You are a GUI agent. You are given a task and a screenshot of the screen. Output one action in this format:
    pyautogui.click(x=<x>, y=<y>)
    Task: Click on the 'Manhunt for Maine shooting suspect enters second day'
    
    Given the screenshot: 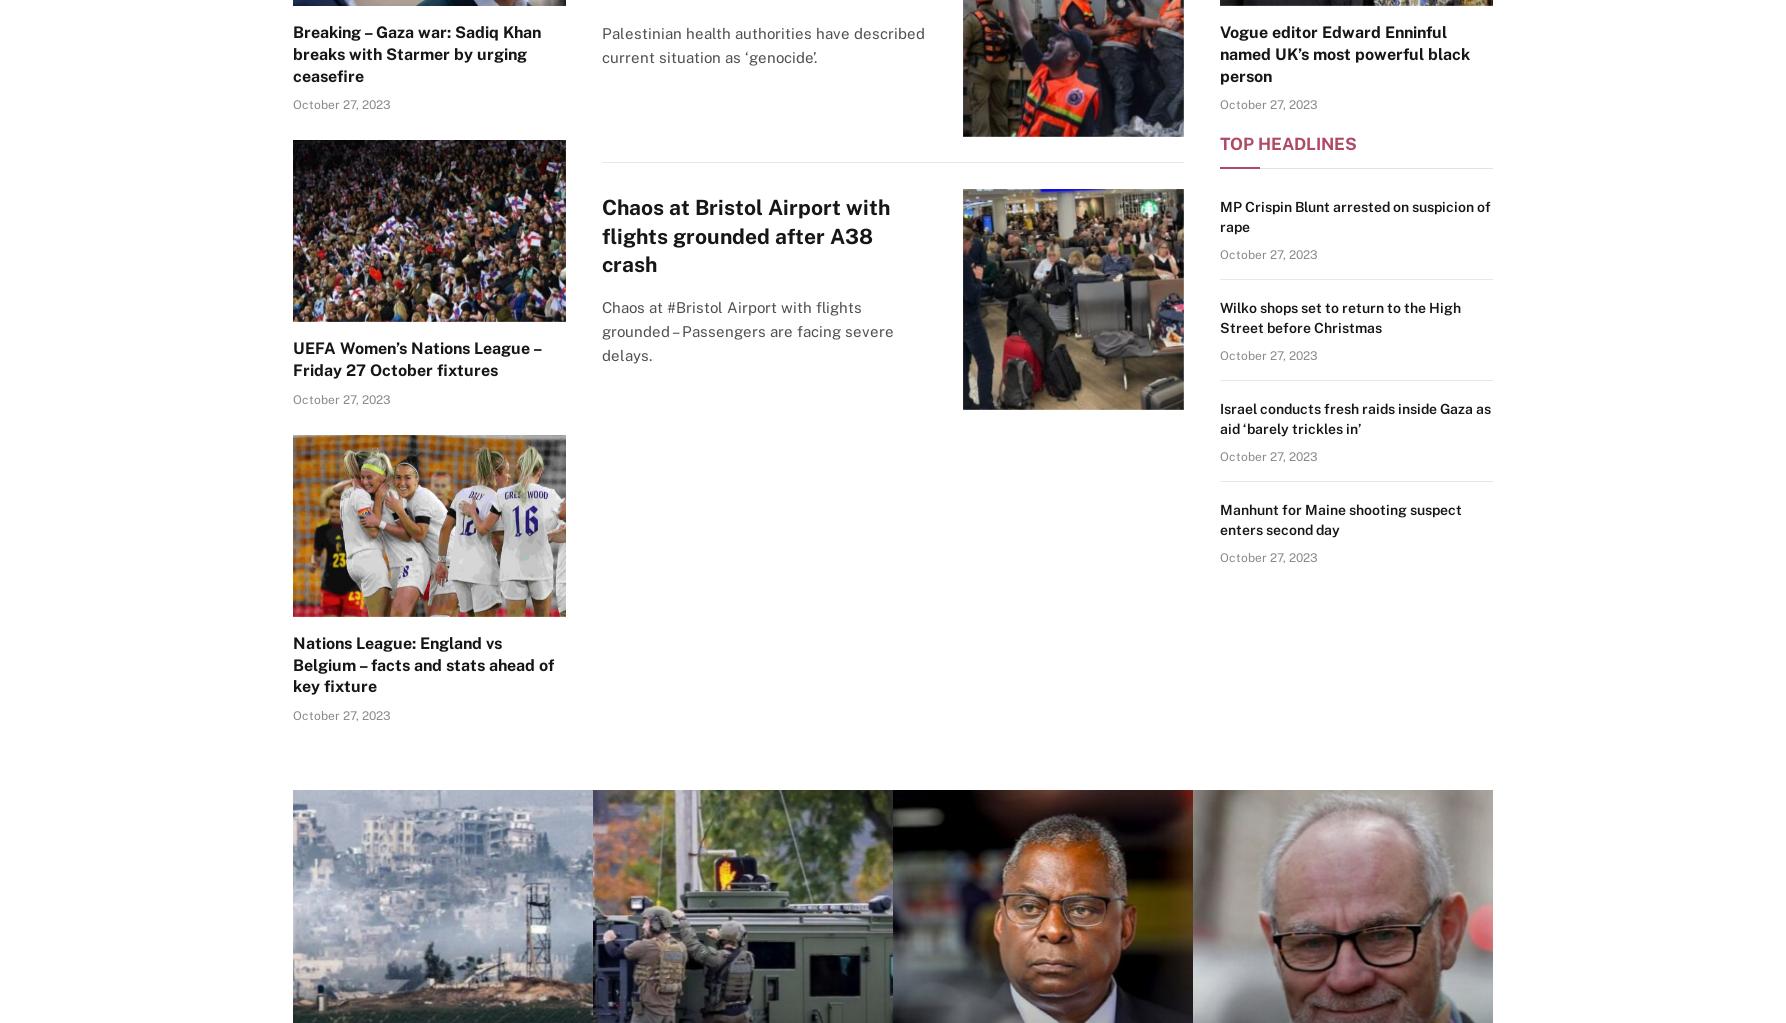 What is the action you would take?
    pyautogui.click(x=1340, y=517)
    